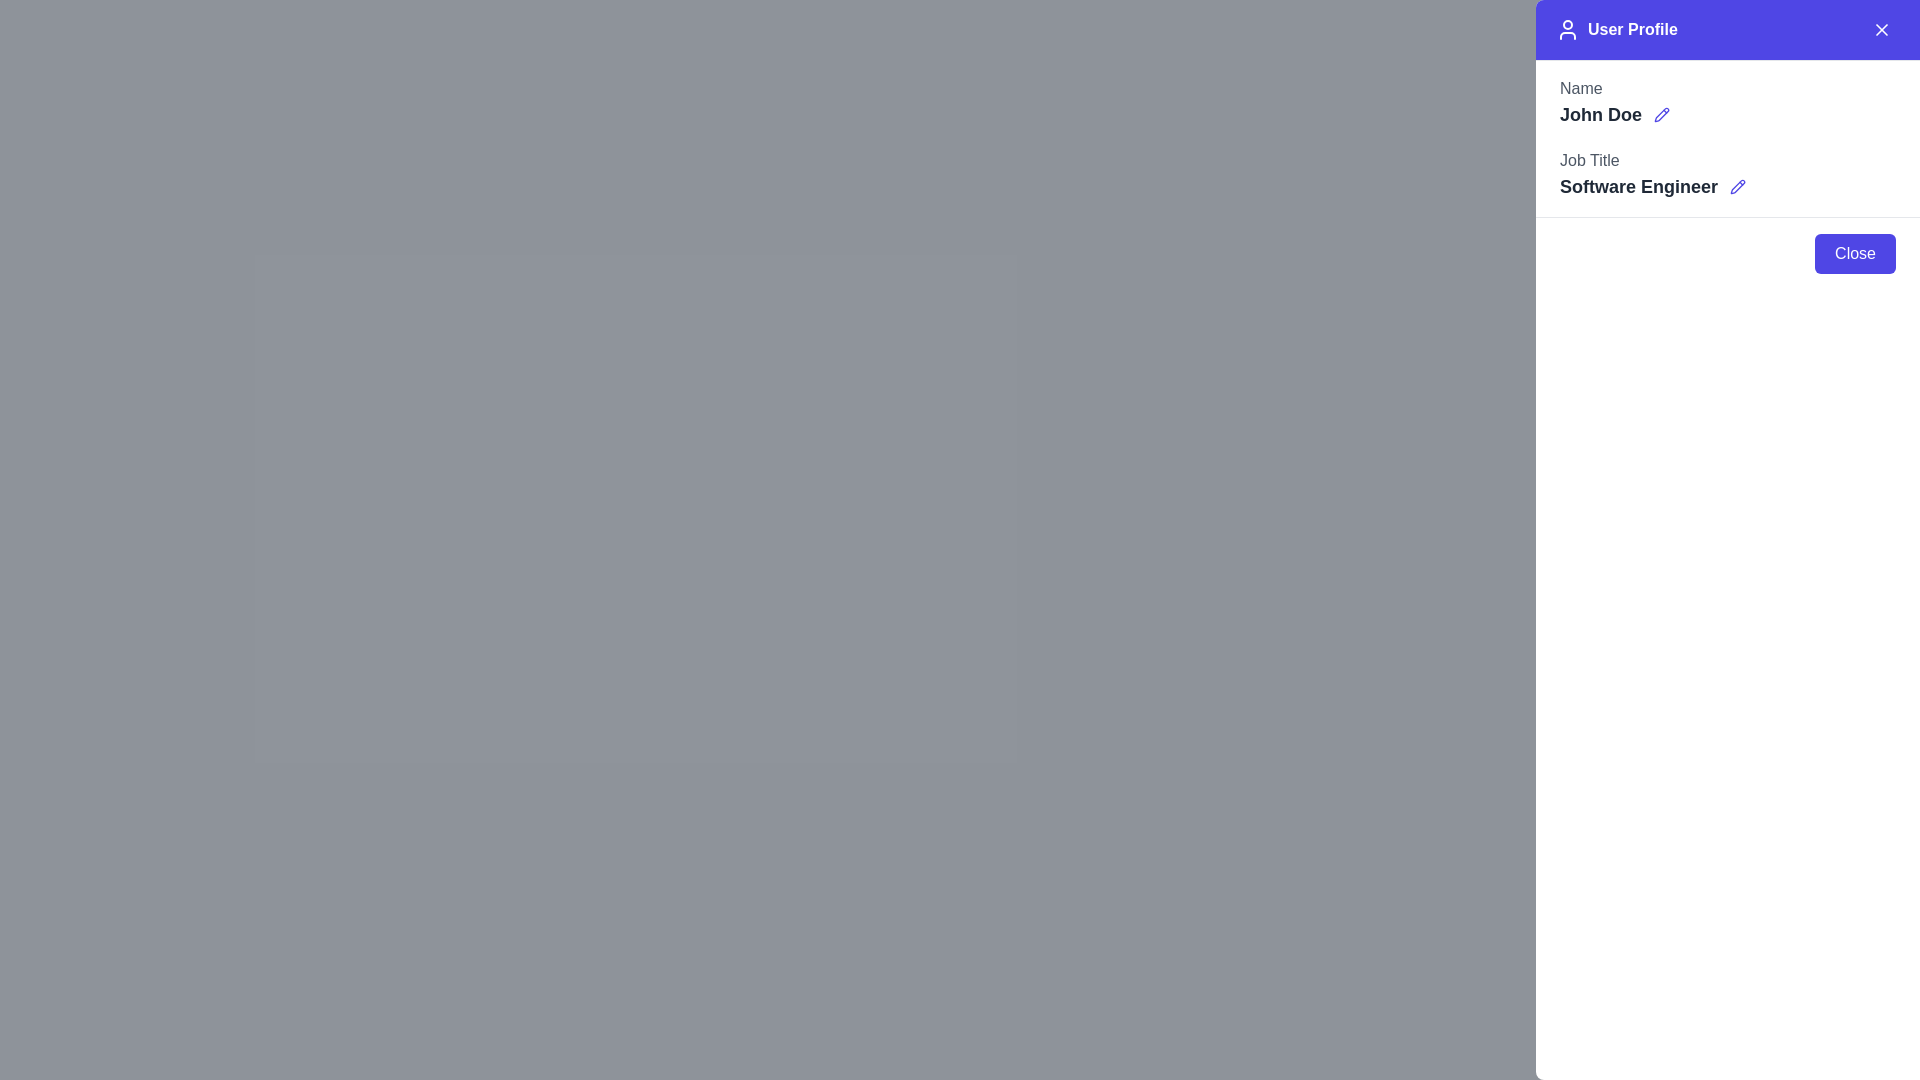 This screenshot has width=1920, height=1080. Describe the element at coordinates (1727, 173) in the screenshot. I see `the job title text 'Software Engineer'` at that location.